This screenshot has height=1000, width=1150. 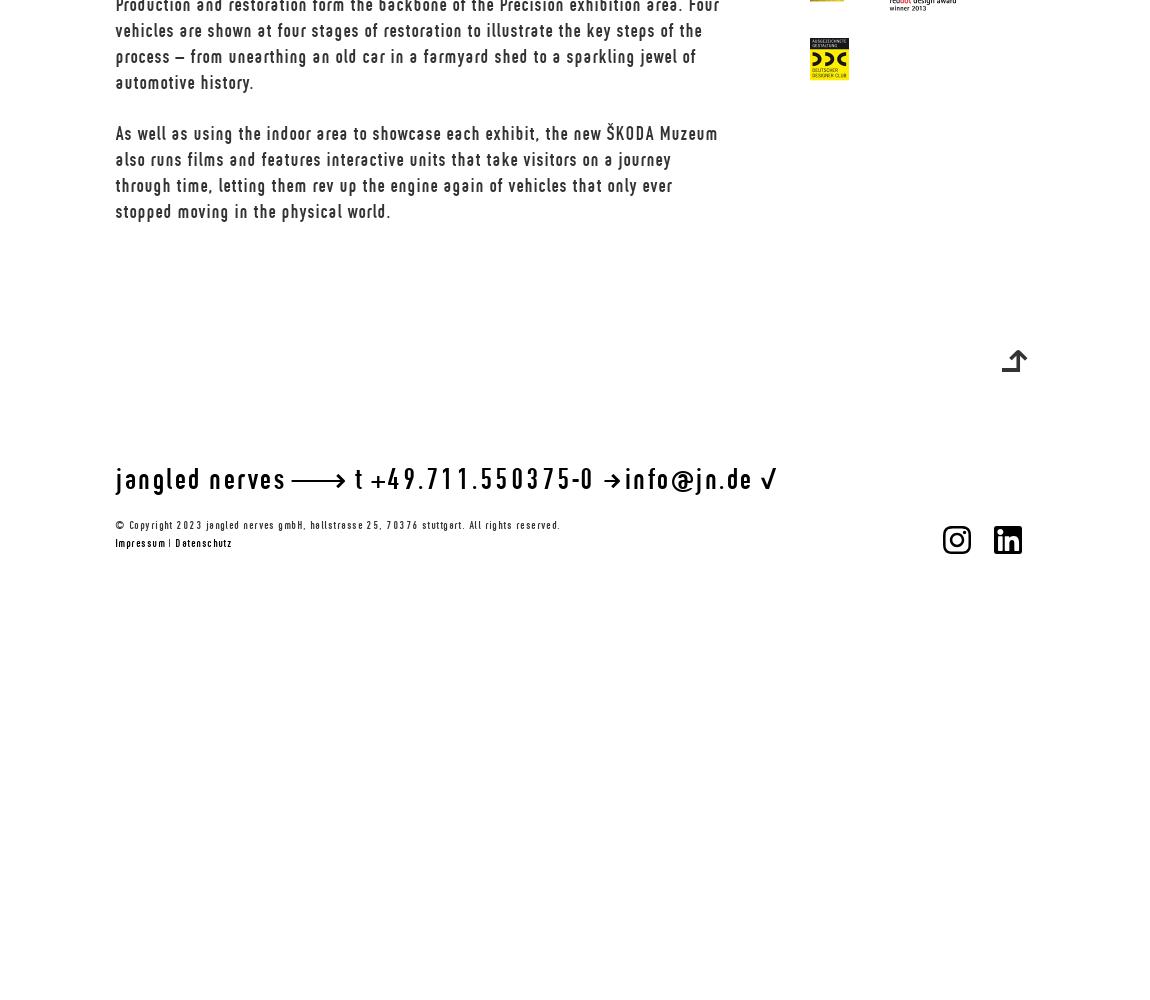 I want to click on 'As well as using the indoor area to showcase each exhibit, the new ŠKODA Muzeum also runs films and features interactive units that take visitors on a journey through time, letting them rev up the engine again of vehicles that only ever stopped moving in the physical world.', so click(x=416, y=172).